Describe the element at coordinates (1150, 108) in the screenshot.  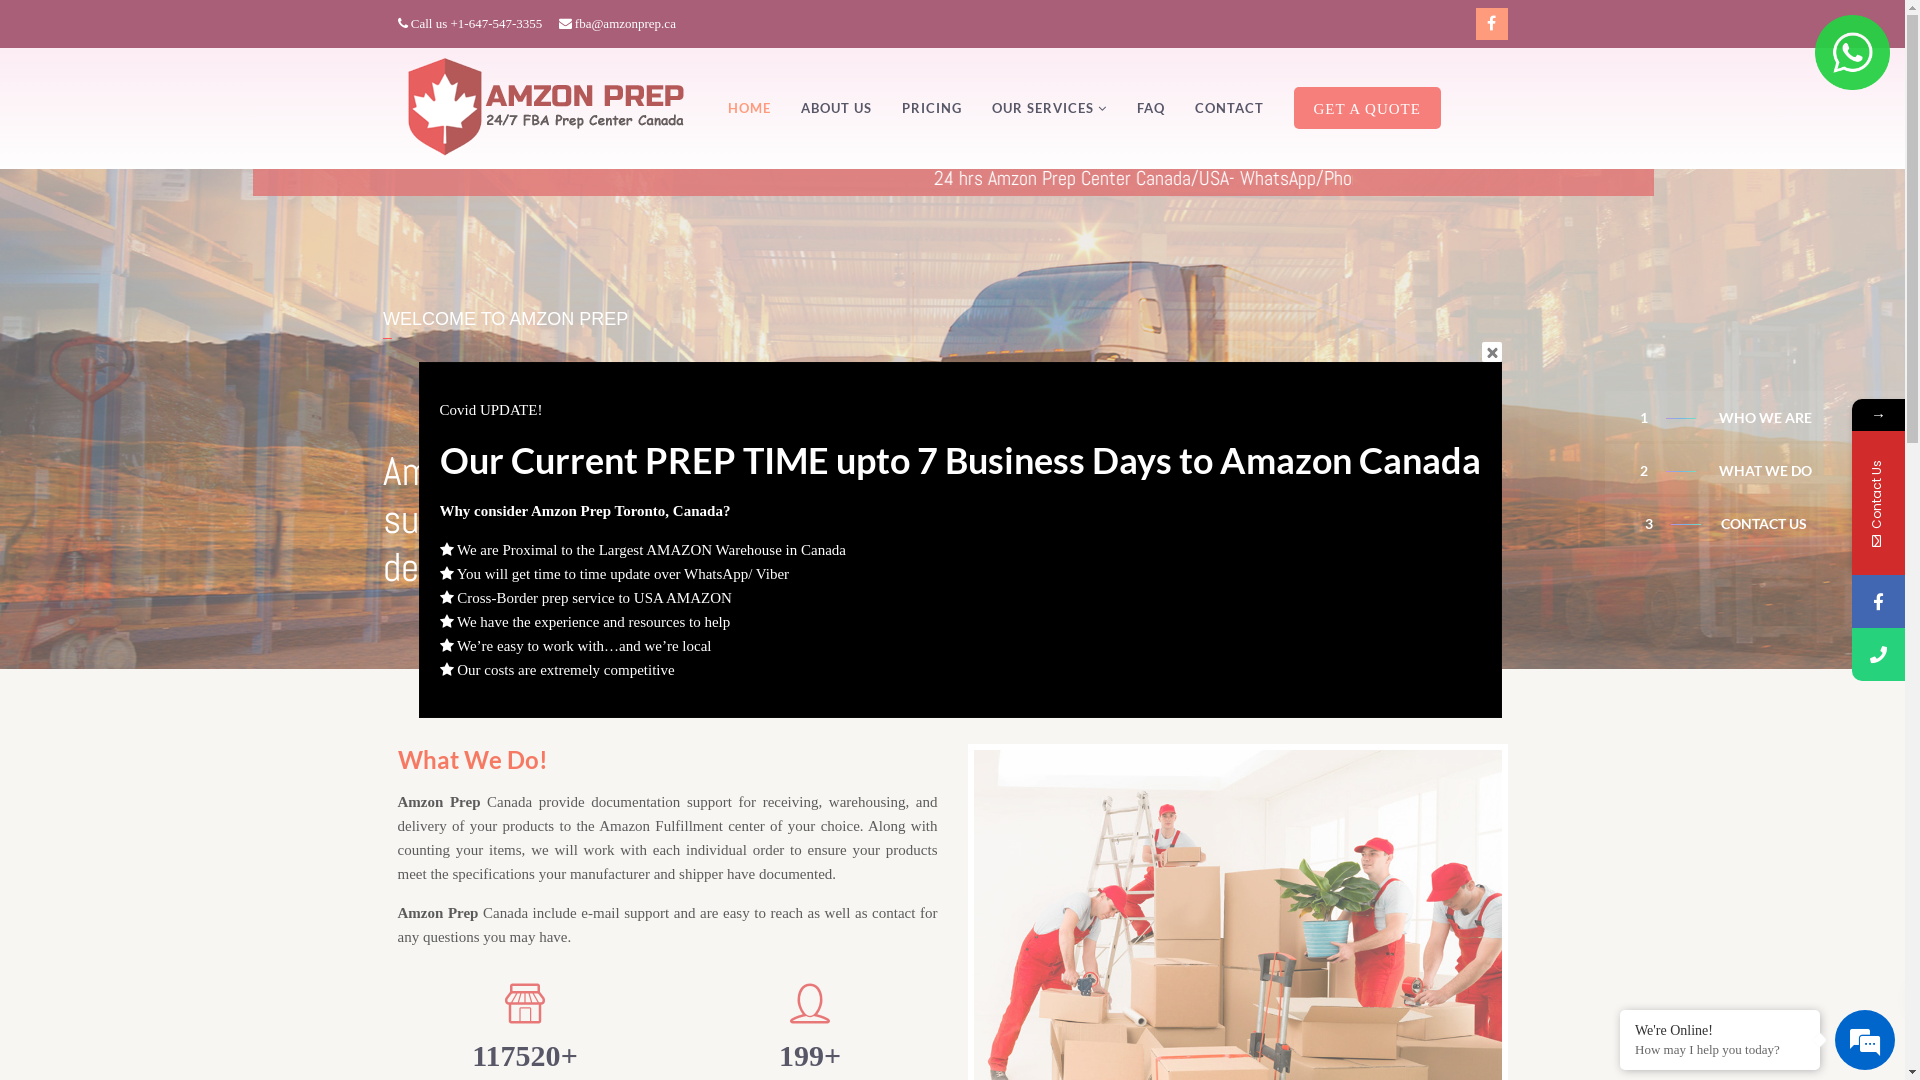
I see `'FAQ'` at that location.